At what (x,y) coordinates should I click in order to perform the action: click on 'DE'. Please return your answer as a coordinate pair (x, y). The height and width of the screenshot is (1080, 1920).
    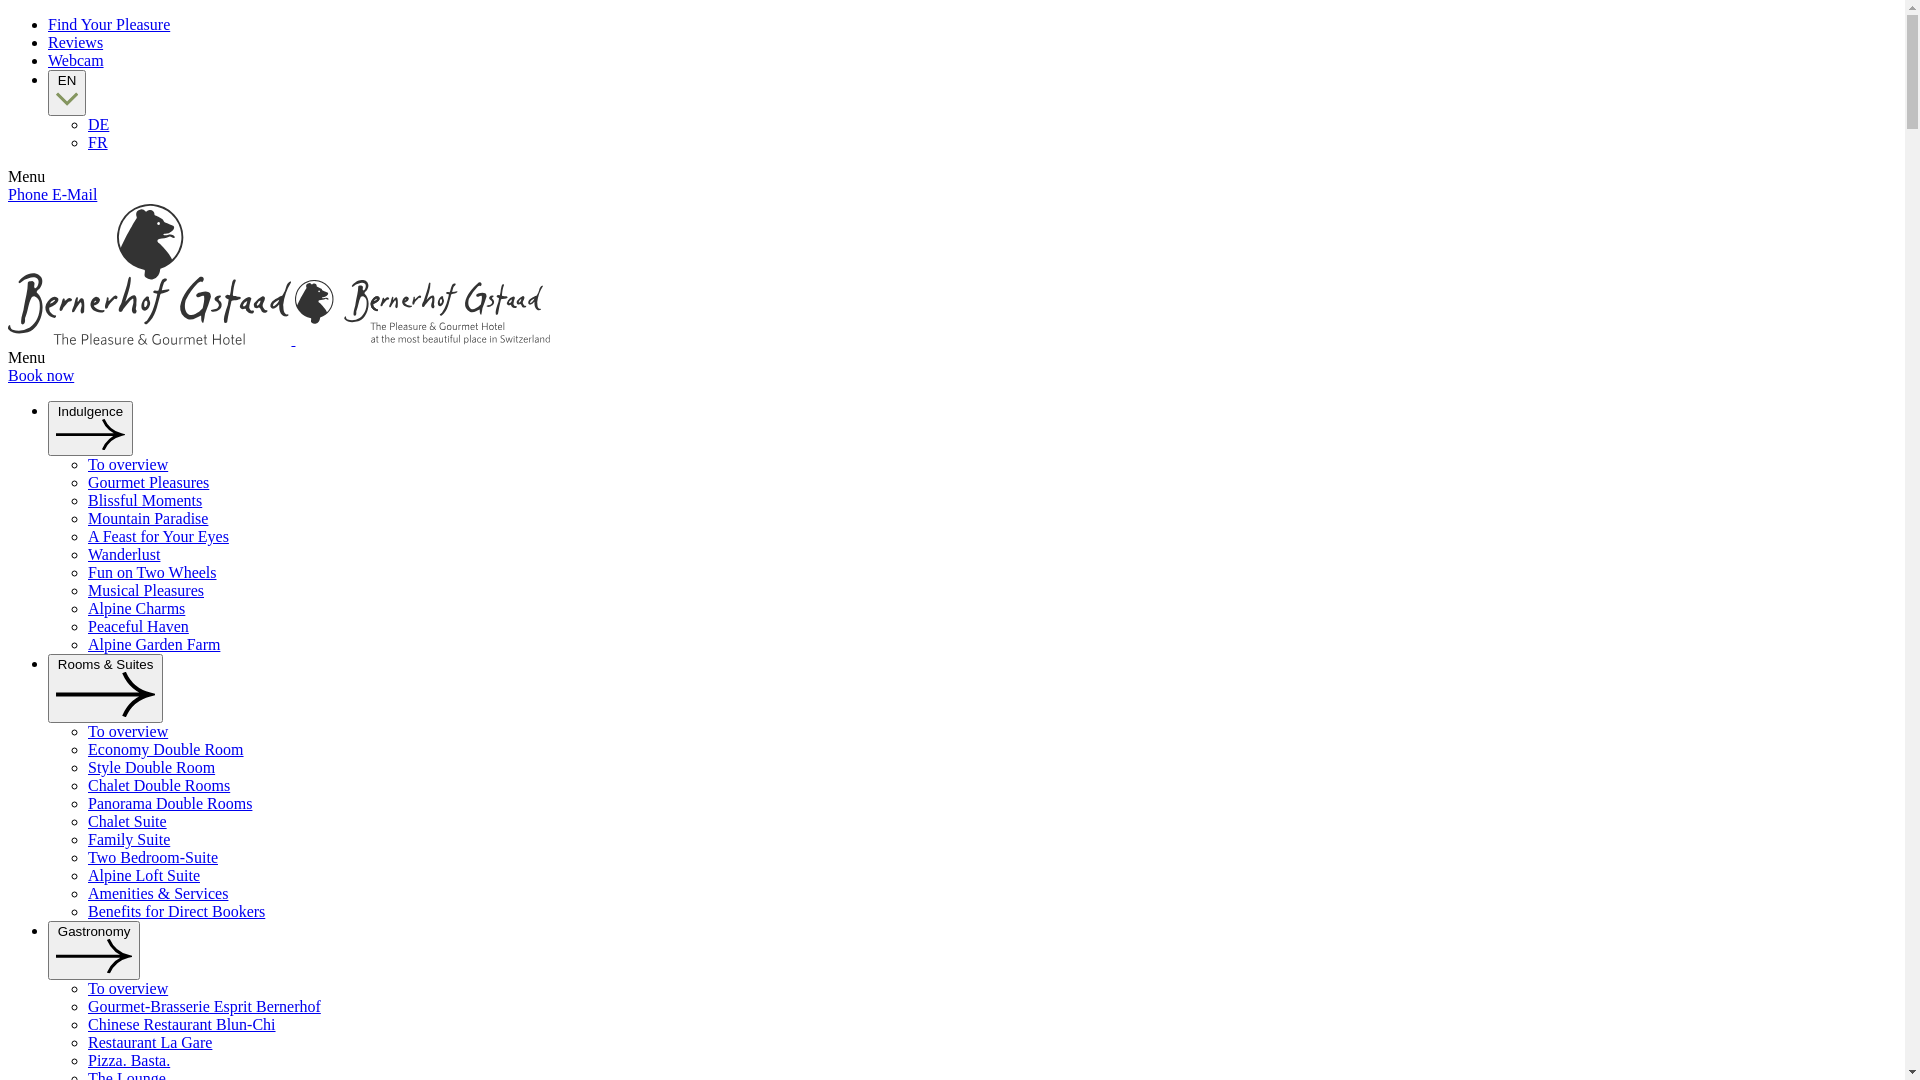
    Looking at the image, I should click on (86, 124).